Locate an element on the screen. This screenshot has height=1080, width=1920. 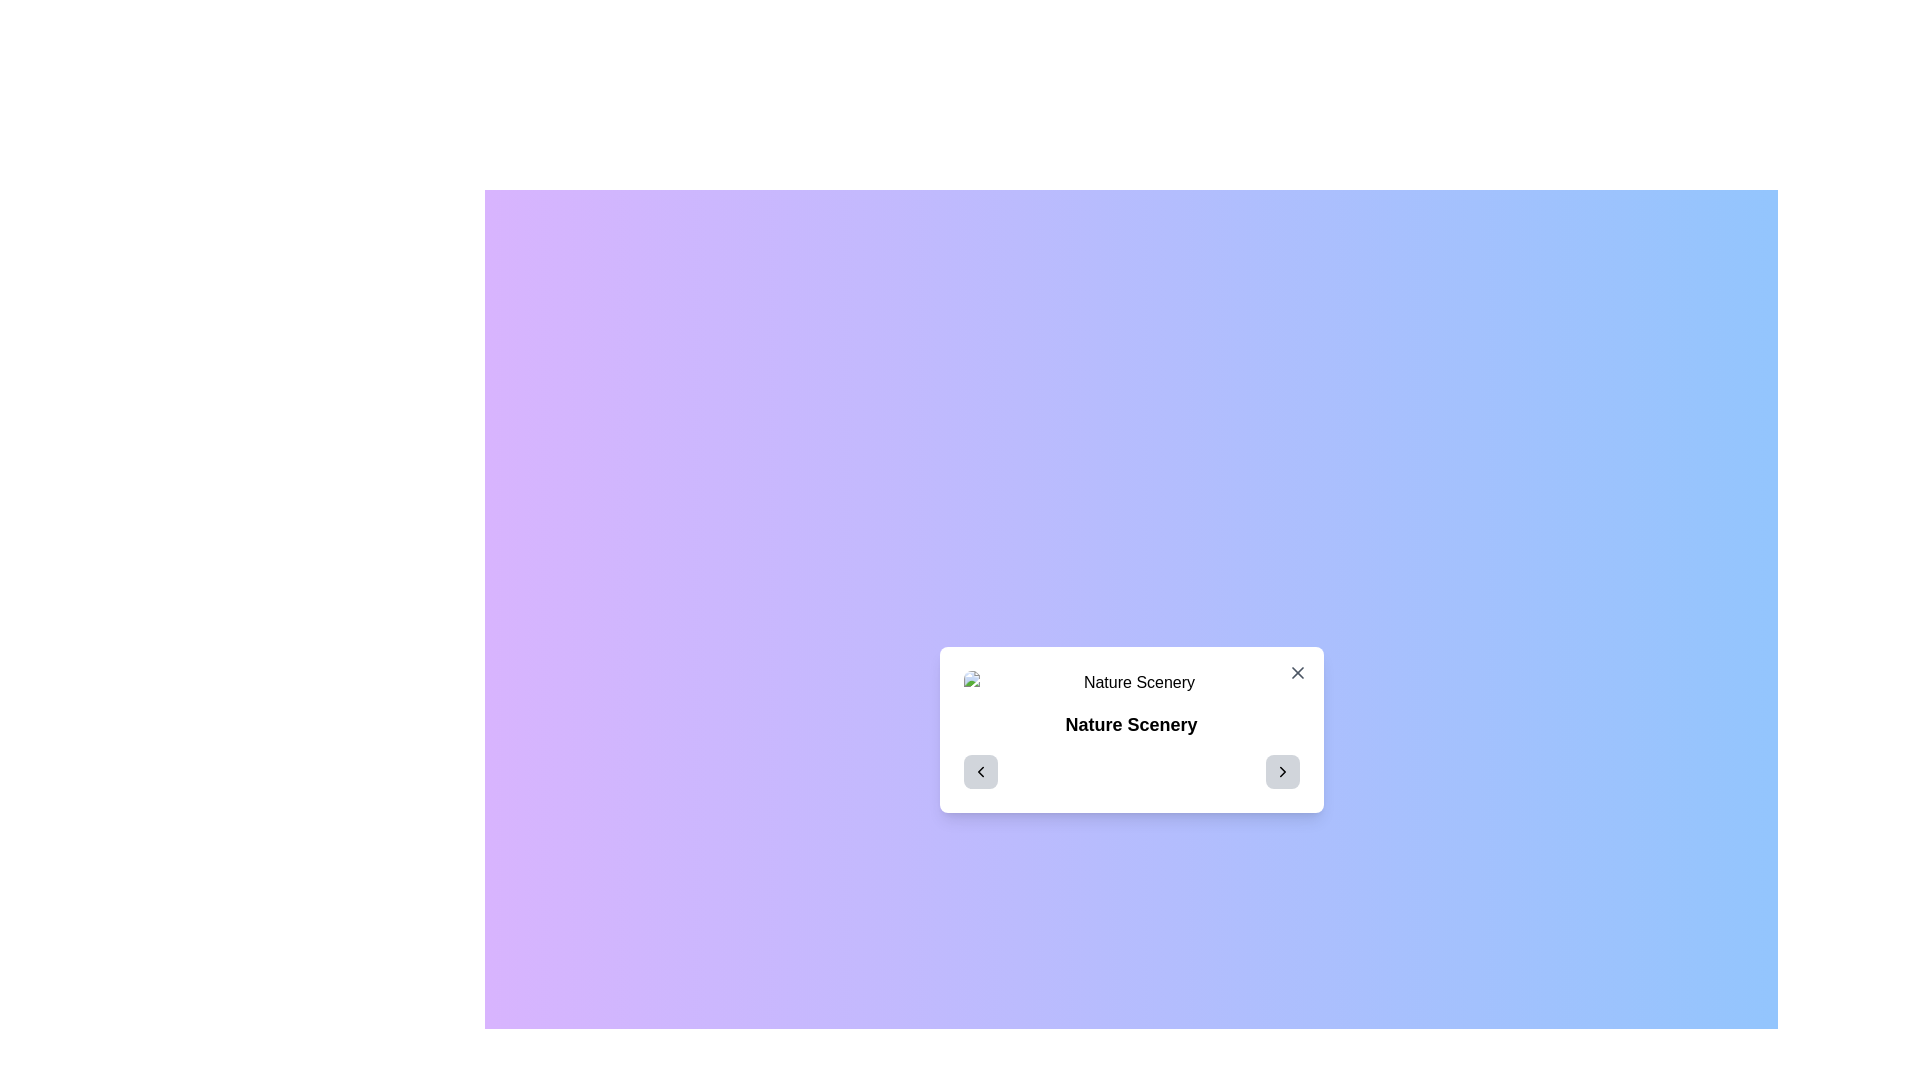
the right button at the bottom-right corner of the dialog box, which has a light gray color and a black right-facing chevron icon is located at coordinates (1282, 770).